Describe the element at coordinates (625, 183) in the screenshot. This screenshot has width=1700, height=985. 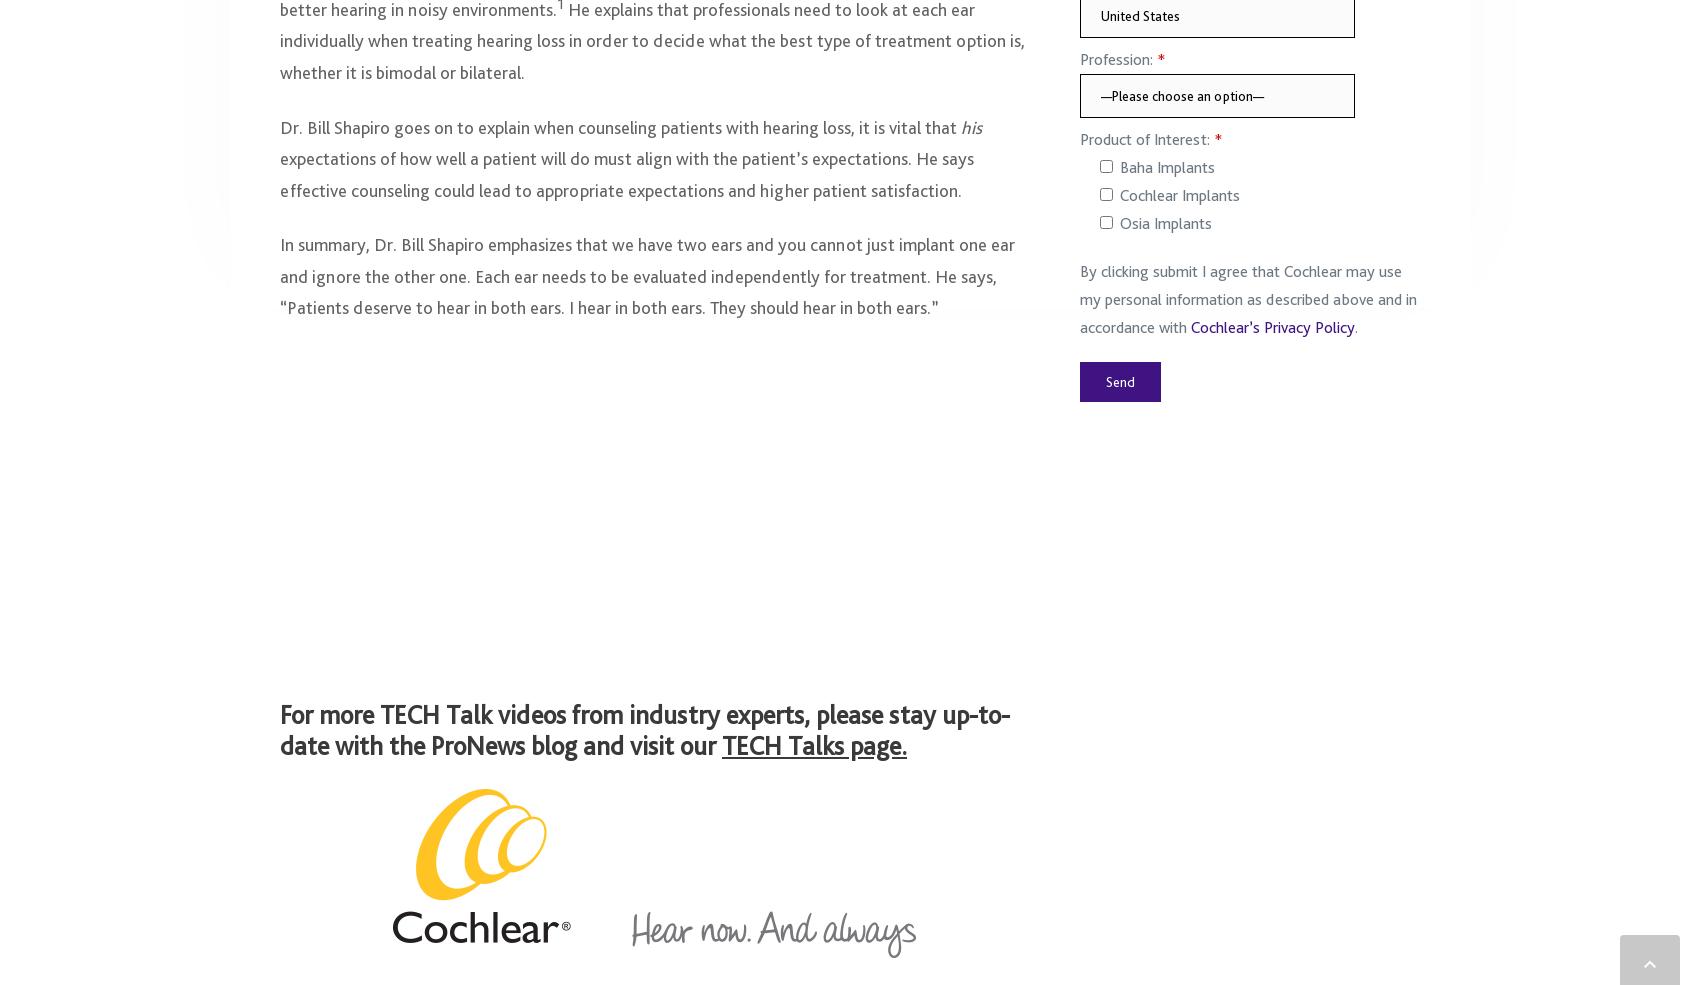
I see `'expectations of how well a patient will do must align with the patient’s expectations. He says effective counseling could lead to appropriate expectations and higher patient satisfaction.'` at that location.